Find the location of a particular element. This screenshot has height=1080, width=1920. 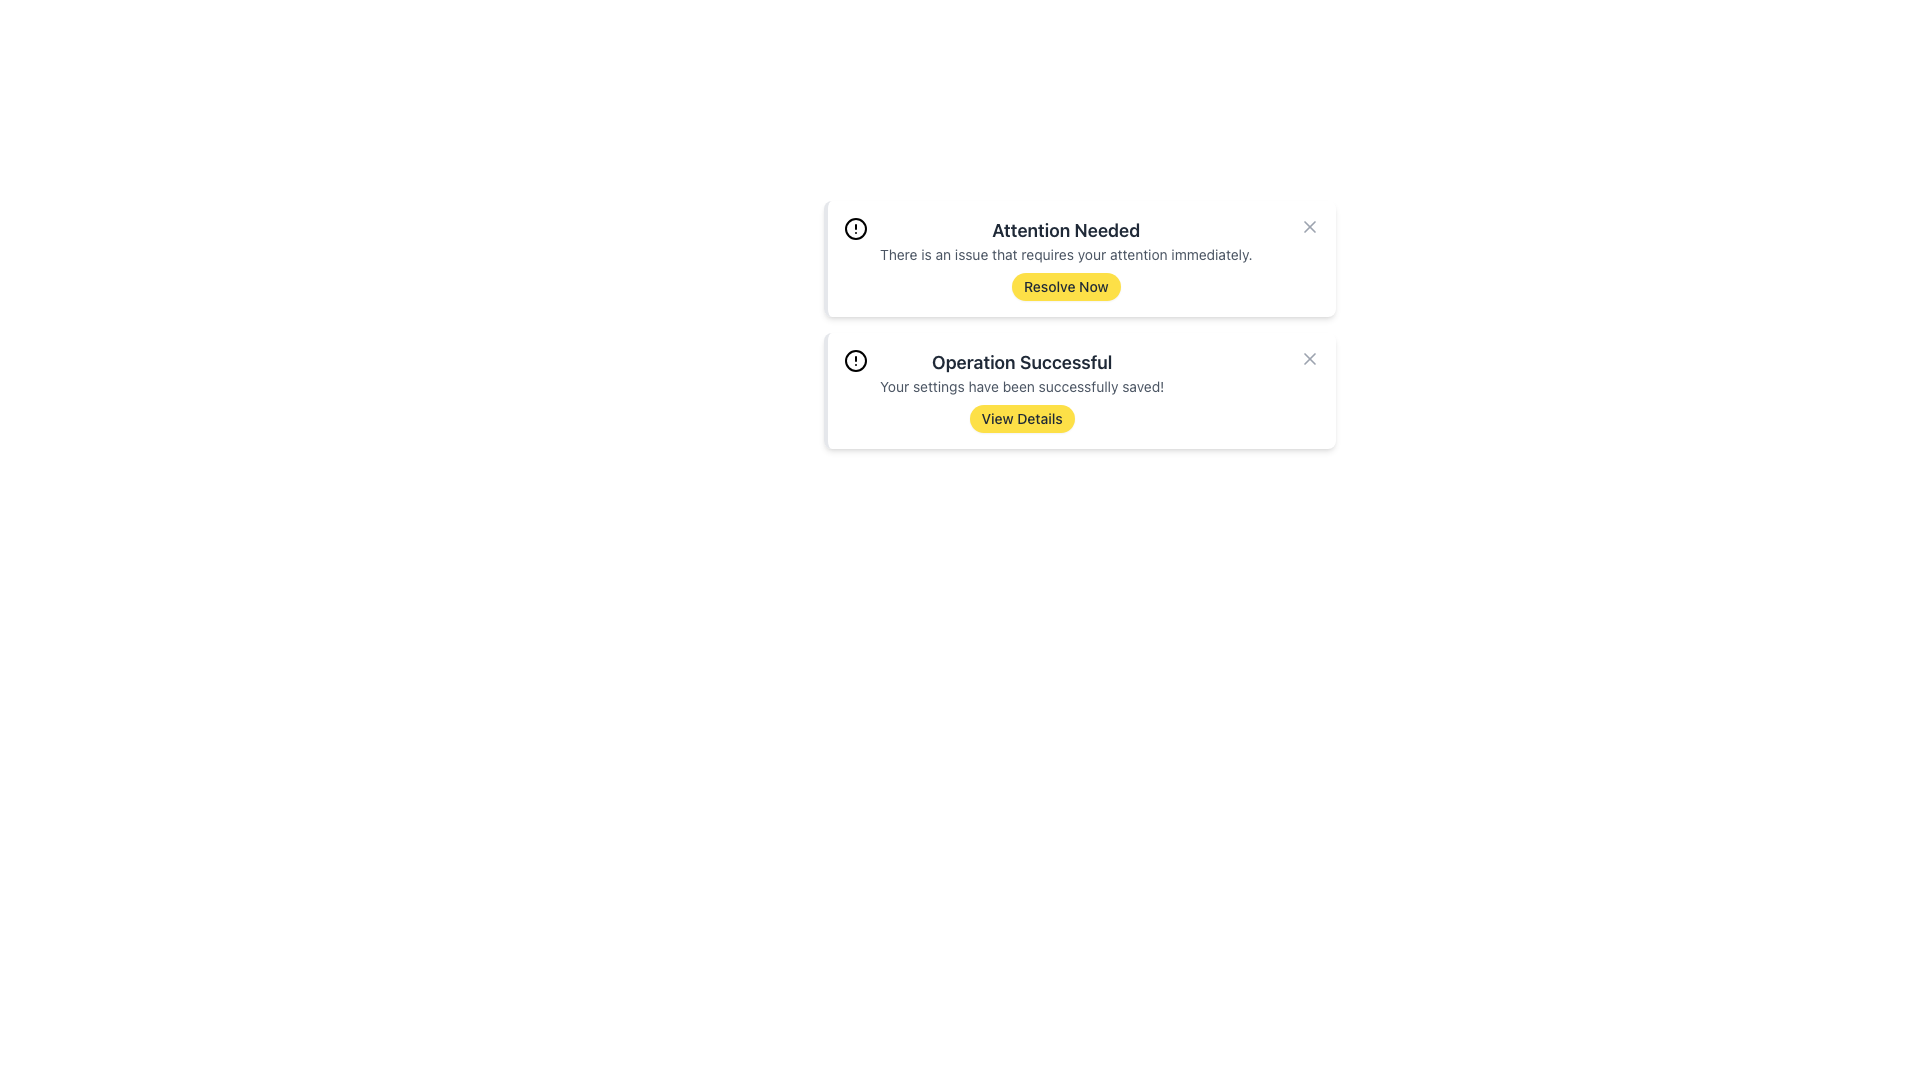

the Close button (X icon) located on the far right side of the 'Operation Successful' notification box to observe the hover effect is located at coordinates (1310, 357).